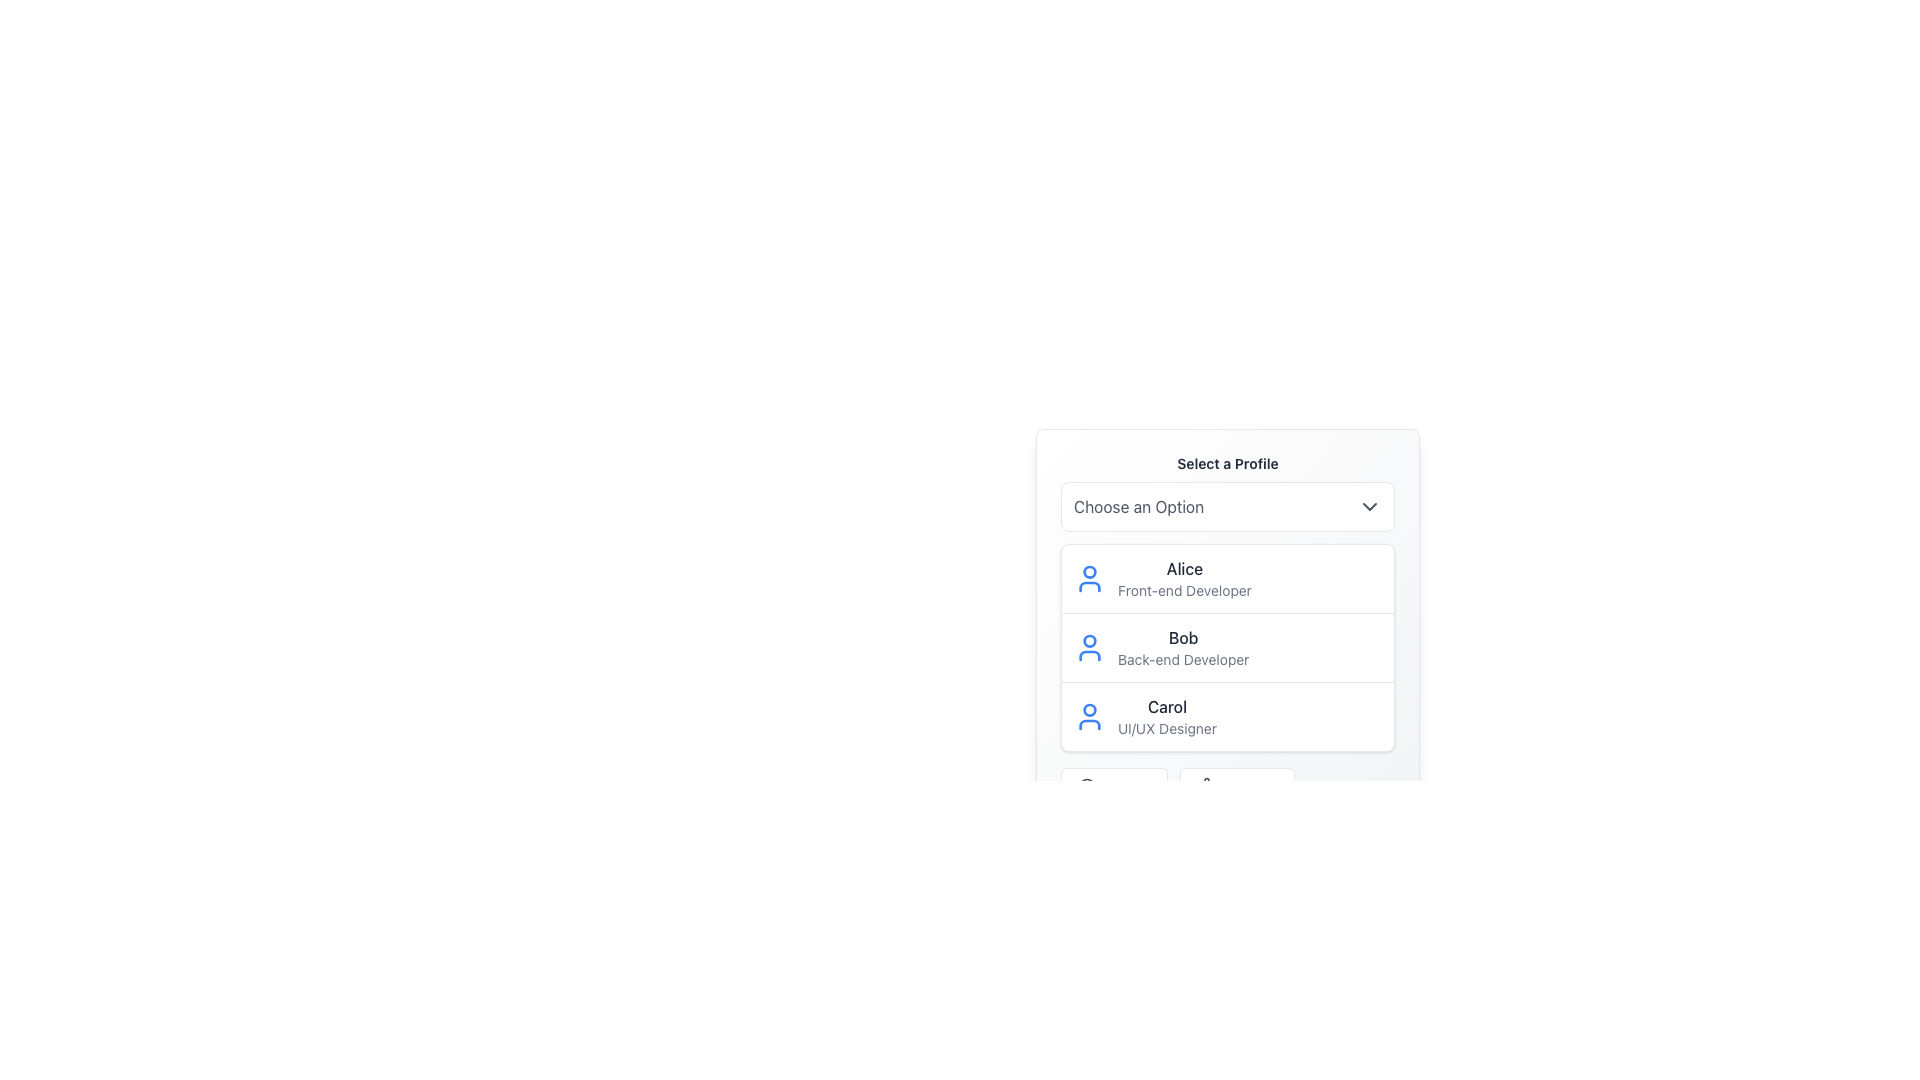 The image size is (1920, 1080). I want to click on the Text Display element that shows the name 'Bob' and the title 'Back-end Developer' in the second user profile card, so click(1183, 648).